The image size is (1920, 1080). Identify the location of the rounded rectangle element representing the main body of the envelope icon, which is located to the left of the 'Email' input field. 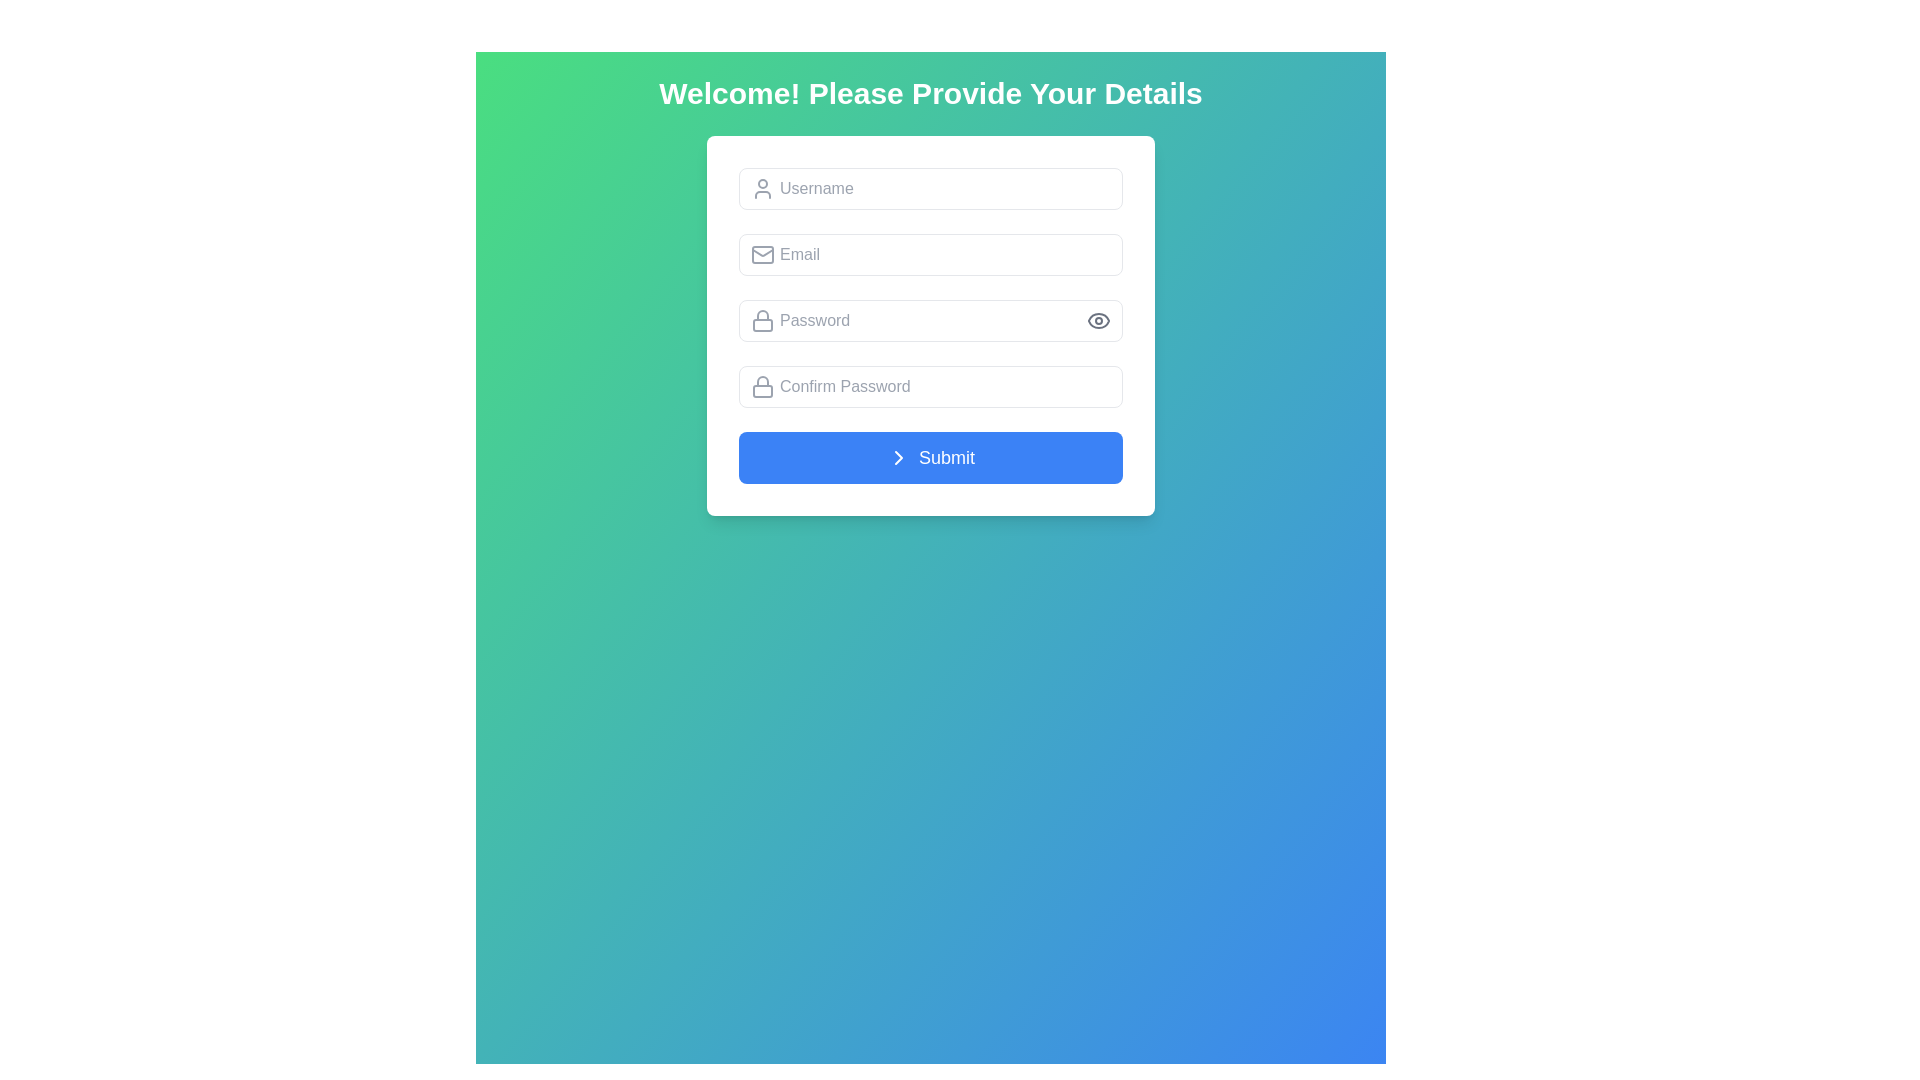
(762, 253).